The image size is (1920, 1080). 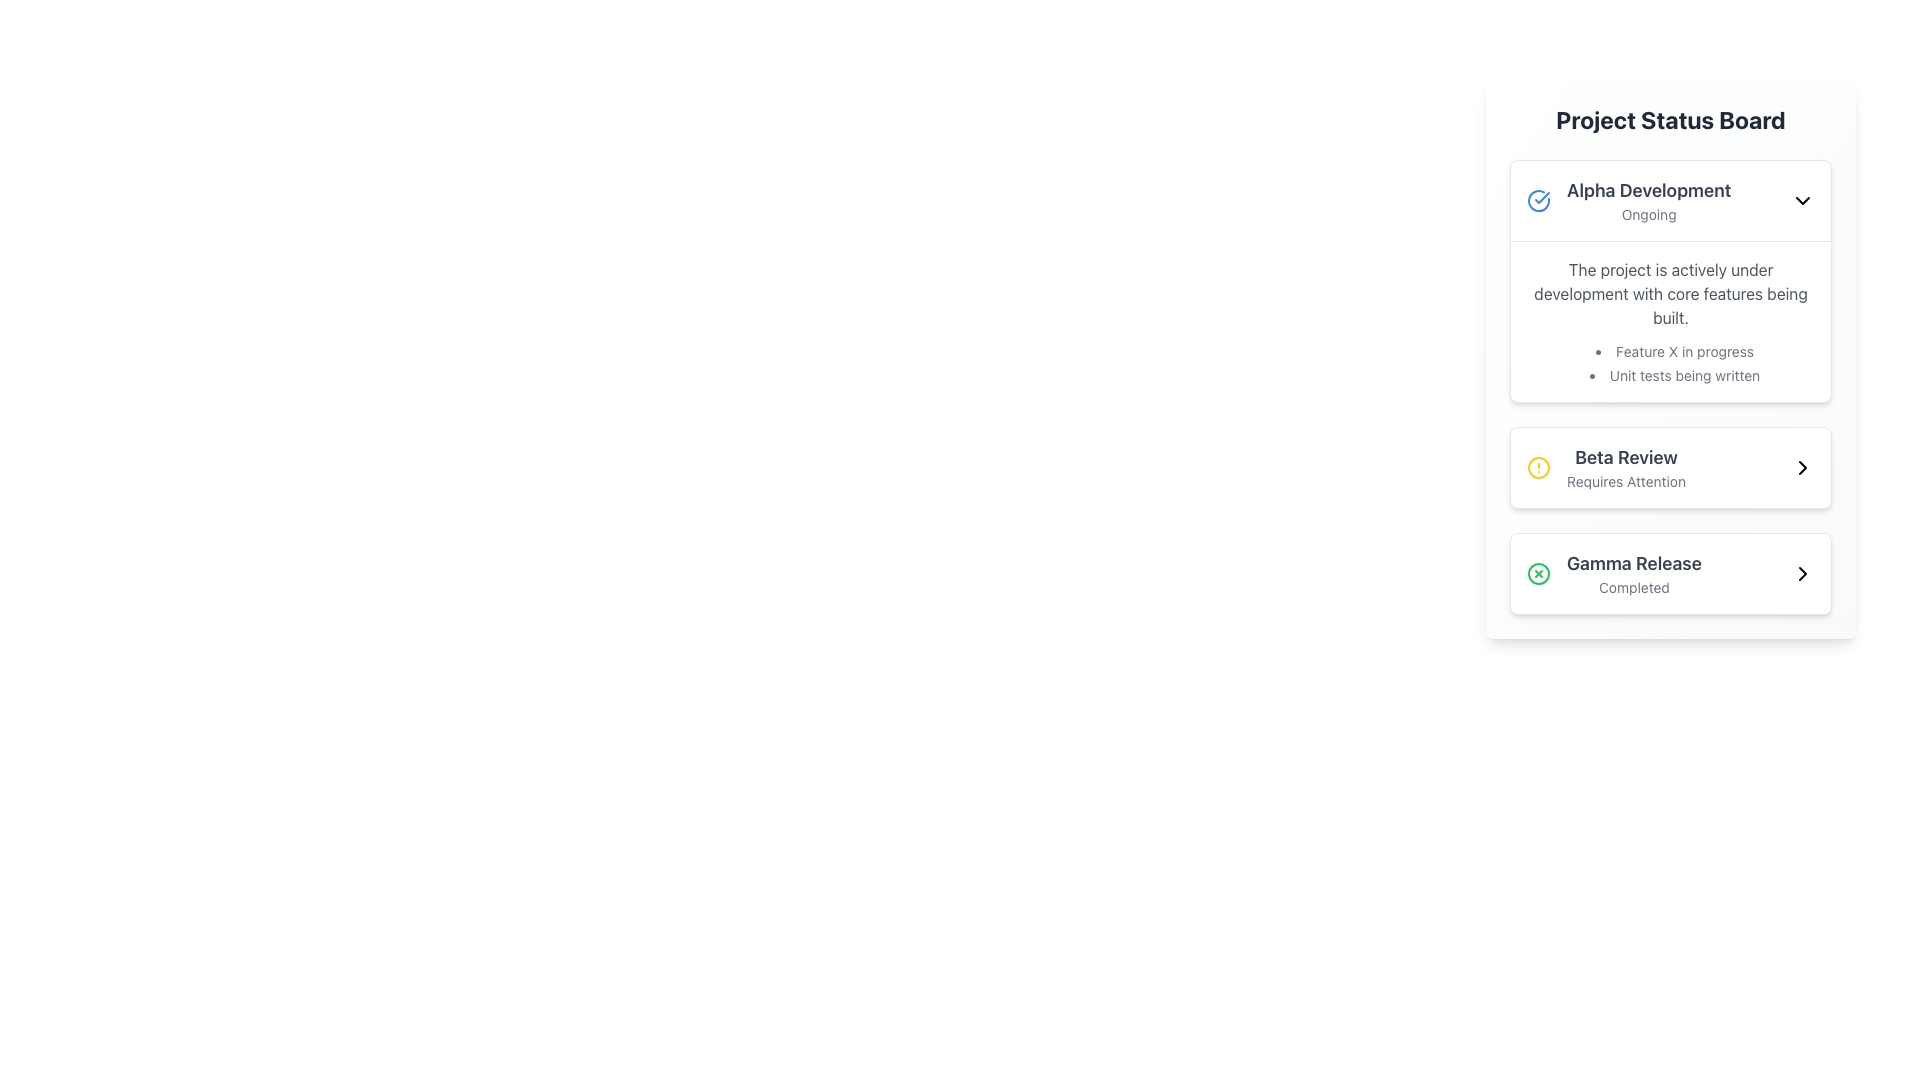 I want to click on text content of the 'Beta Review' status display, which indicates 'Requires Attention' and is located in the second section of the Project Status Board, so click(x=1626, y=467).